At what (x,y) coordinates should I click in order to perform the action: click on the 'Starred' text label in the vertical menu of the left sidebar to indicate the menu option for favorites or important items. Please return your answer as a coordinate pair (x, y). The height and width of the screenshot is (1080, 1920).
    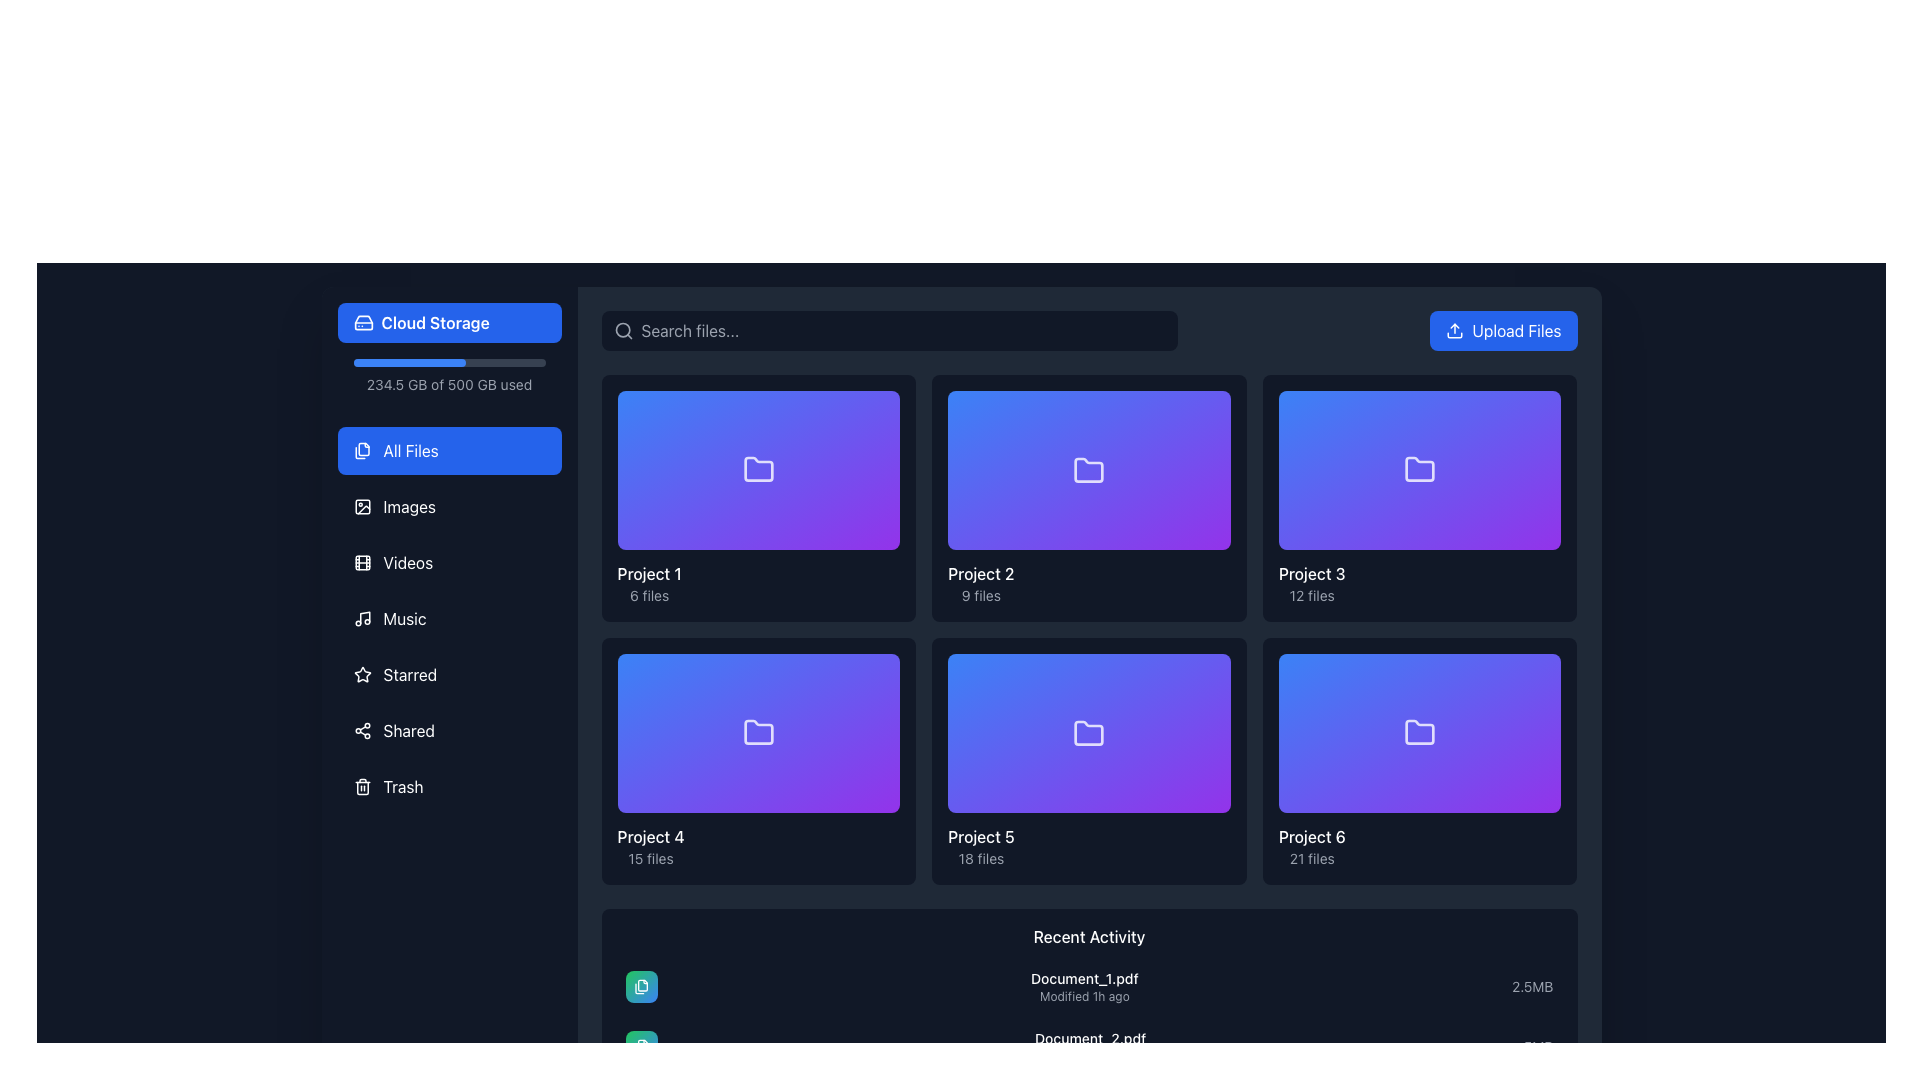
    Looking at the image, I should click on (409, 675).